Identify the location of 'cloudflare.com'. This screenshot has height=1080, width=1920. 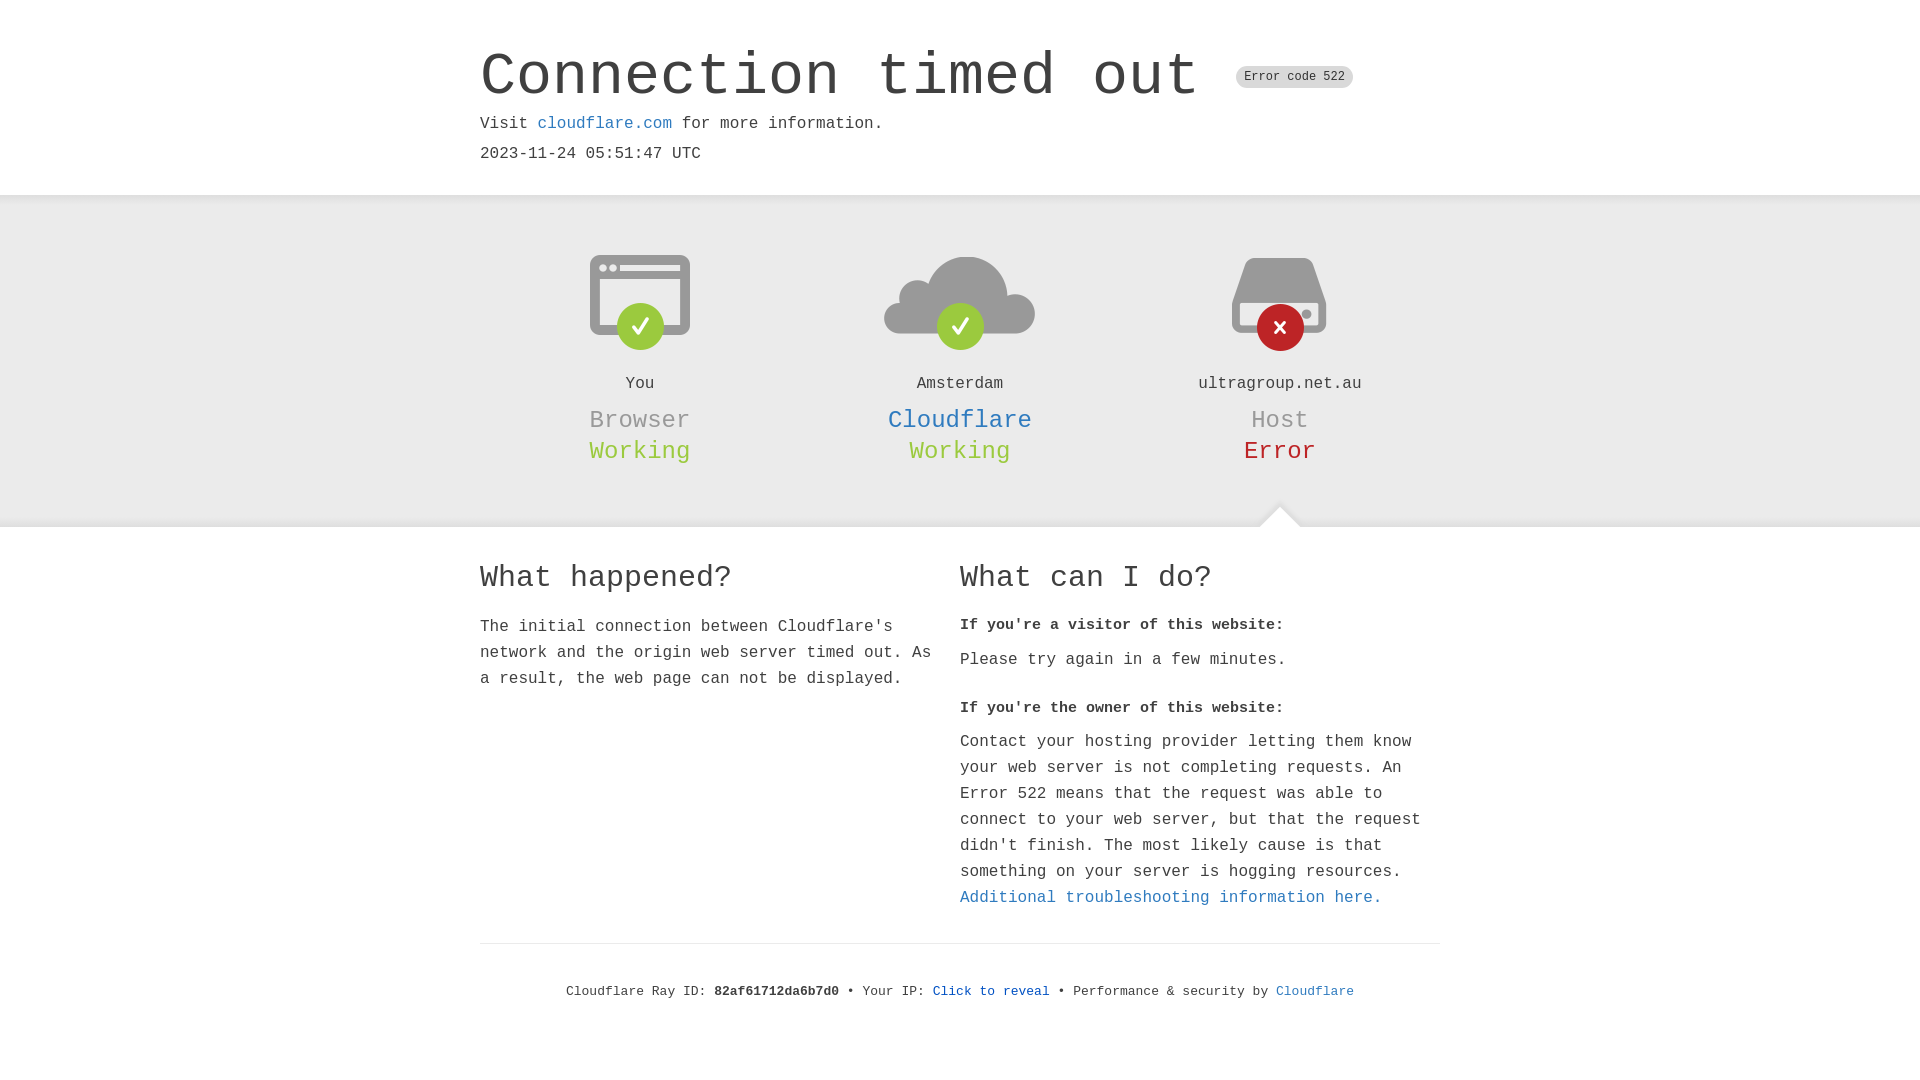
(603, 123).